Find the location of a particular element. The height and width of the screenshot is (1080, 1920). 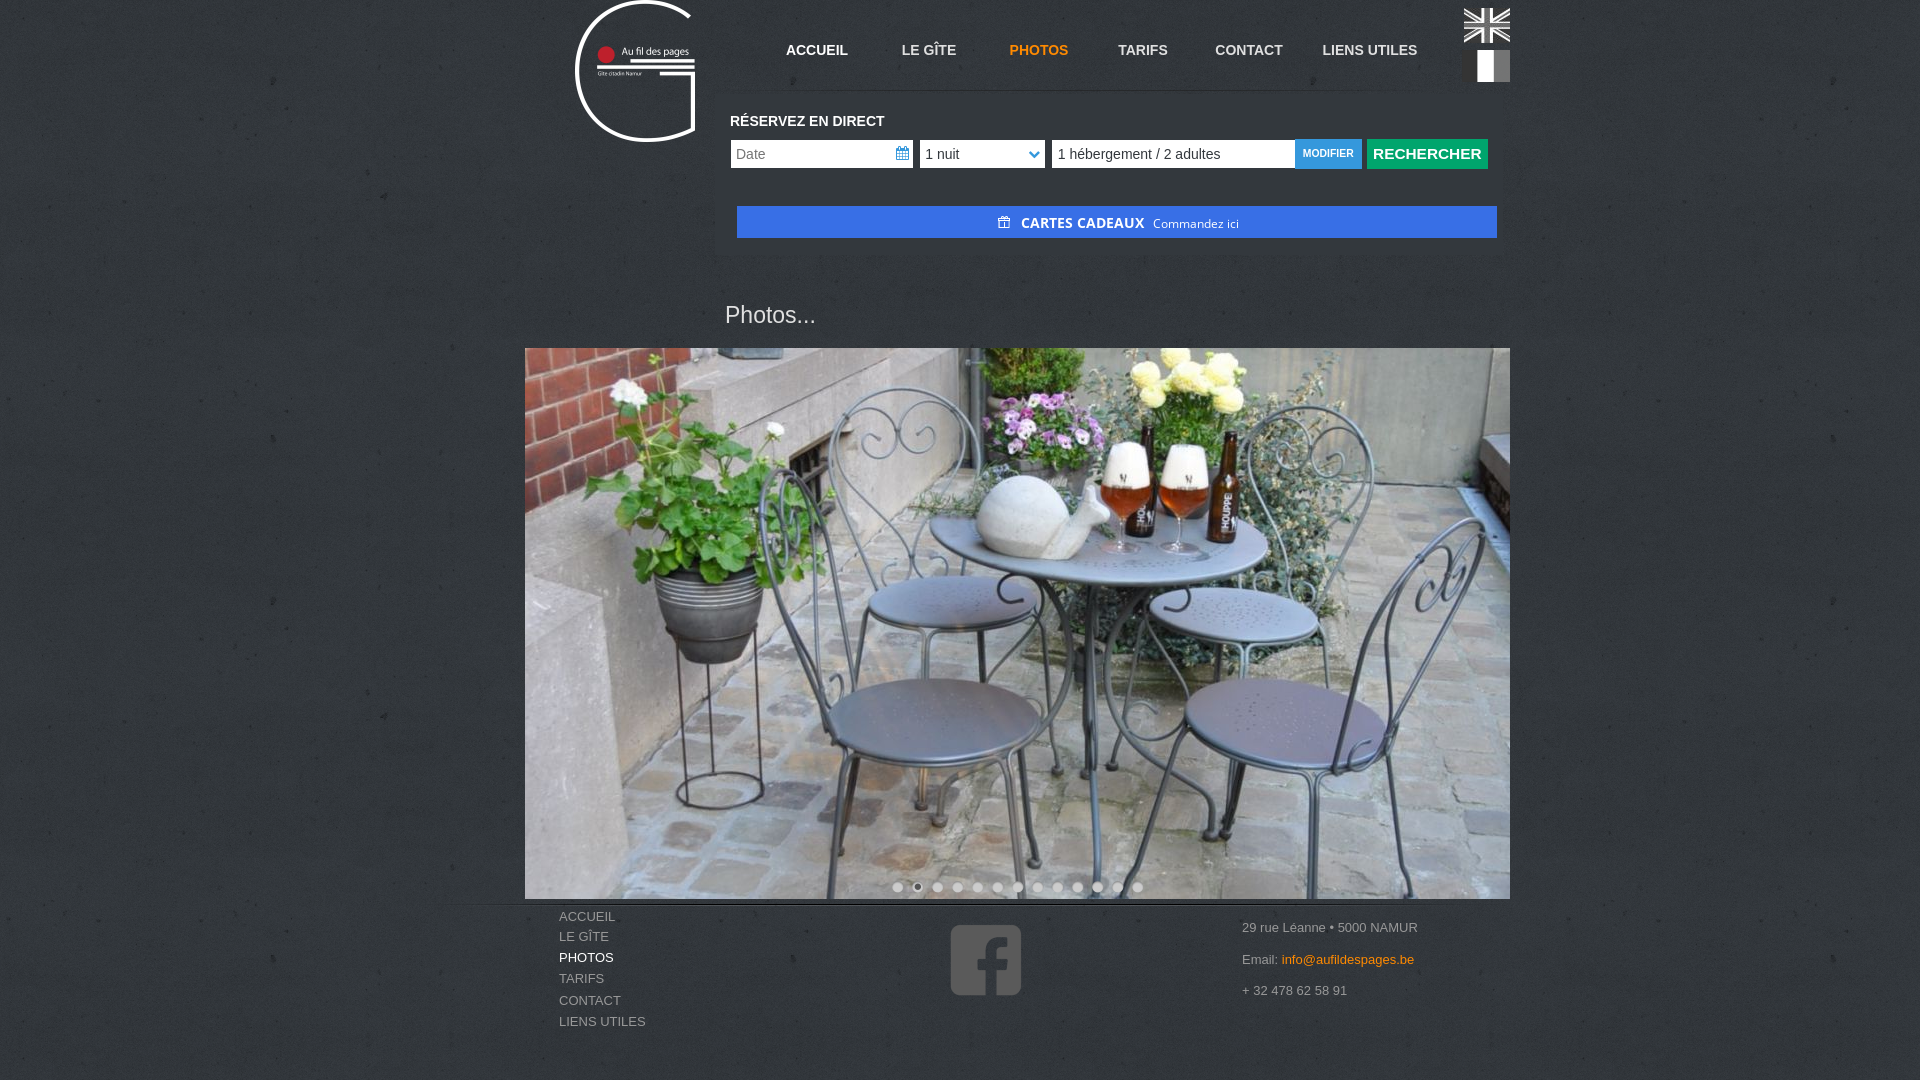

'TARIFS' is located at coordinates (1142, 49).